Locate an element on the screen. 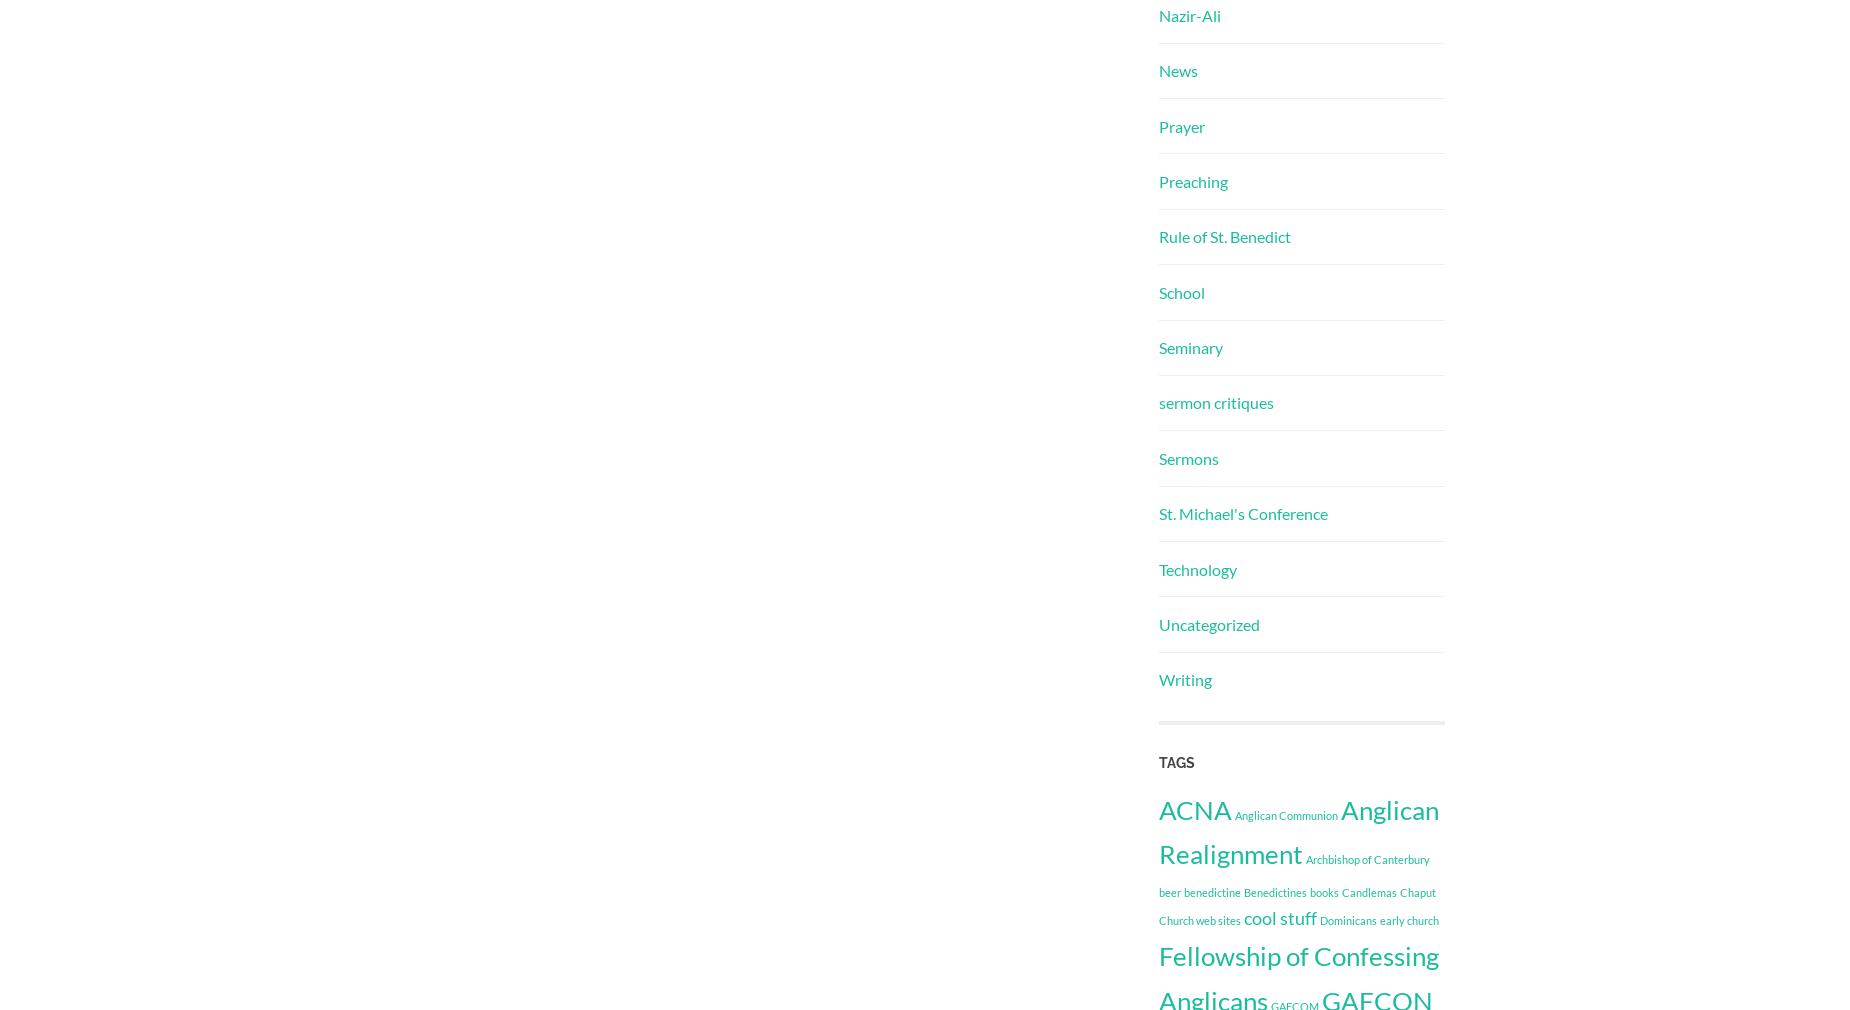  'Chaput' is located at coordinates (1418, 891).